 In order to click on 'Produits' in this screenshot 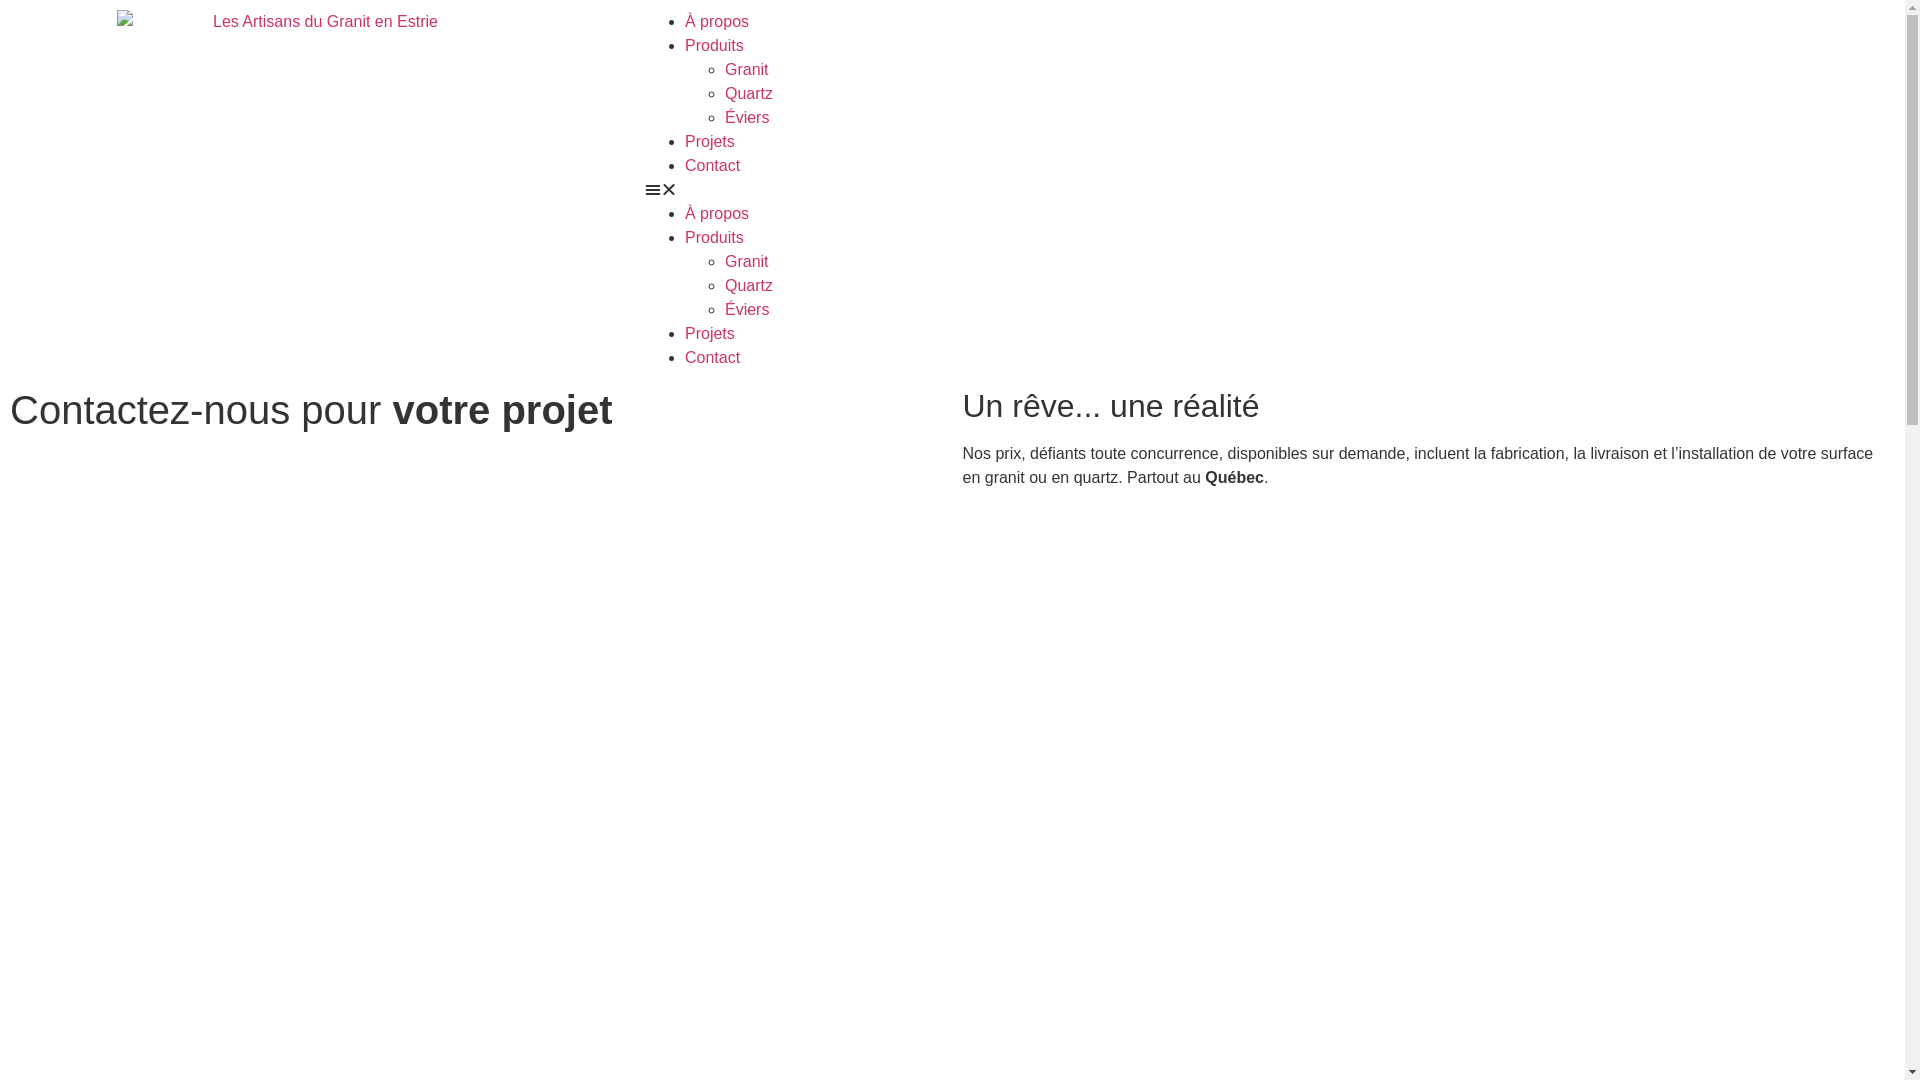, I will do `click(714, 45)`.